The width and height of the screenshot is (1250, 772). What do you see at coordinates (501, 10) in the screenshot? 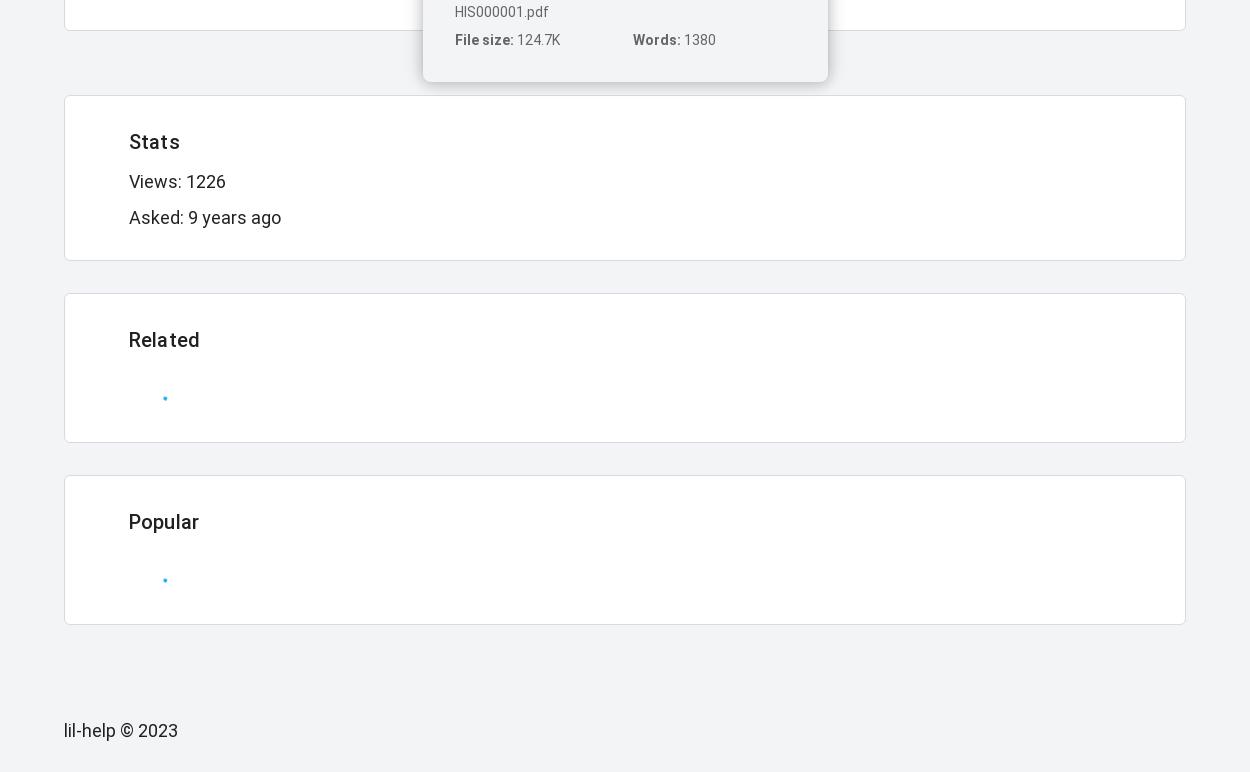
I see `'HIS000001.pdf'` at bounding box center [501, 10].